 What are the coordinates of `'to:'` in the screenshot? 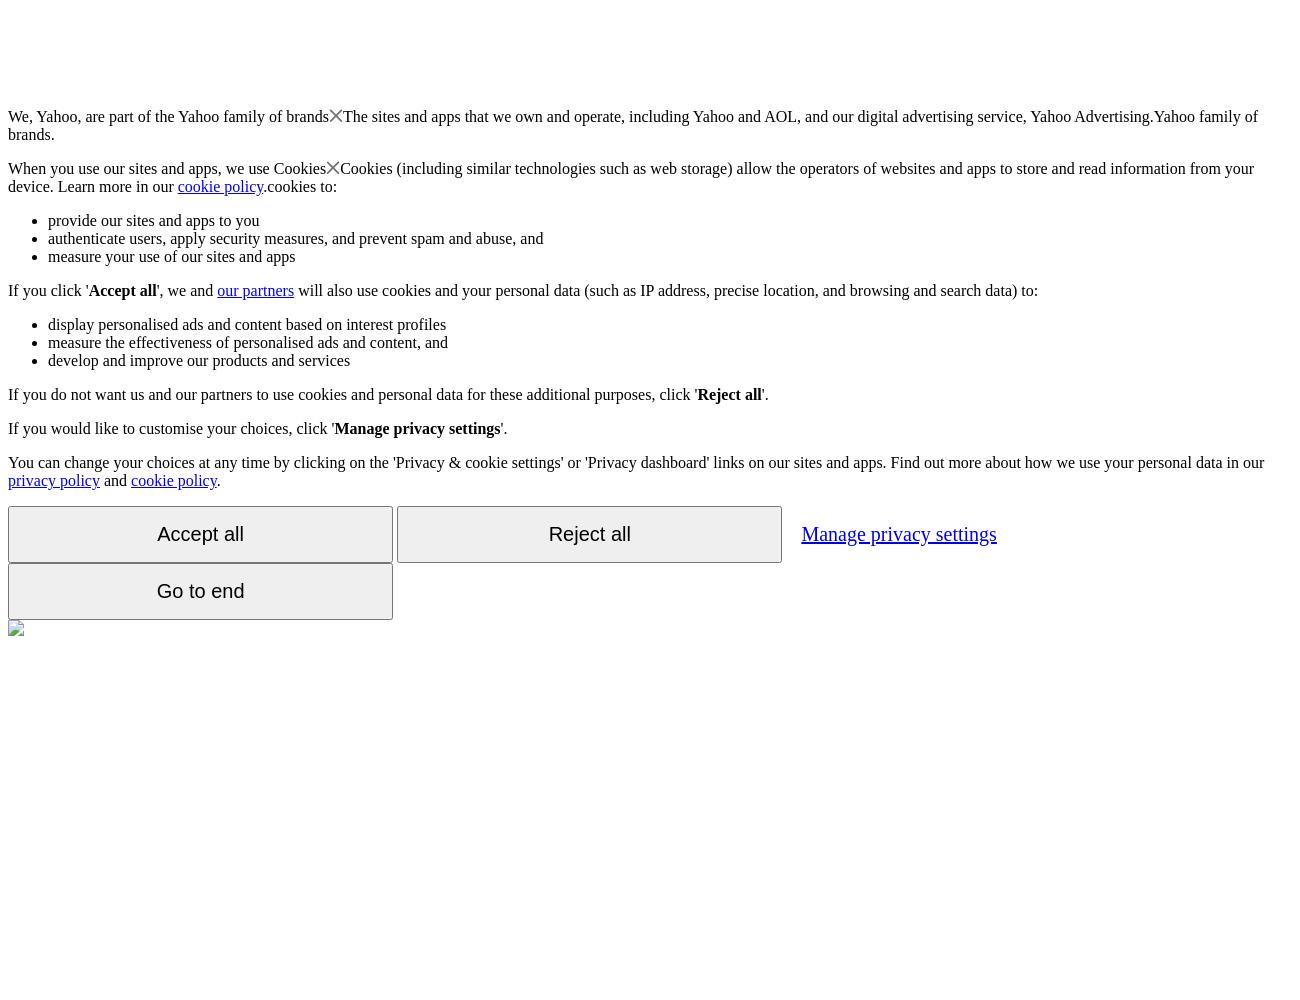 It's located at (325, 186).